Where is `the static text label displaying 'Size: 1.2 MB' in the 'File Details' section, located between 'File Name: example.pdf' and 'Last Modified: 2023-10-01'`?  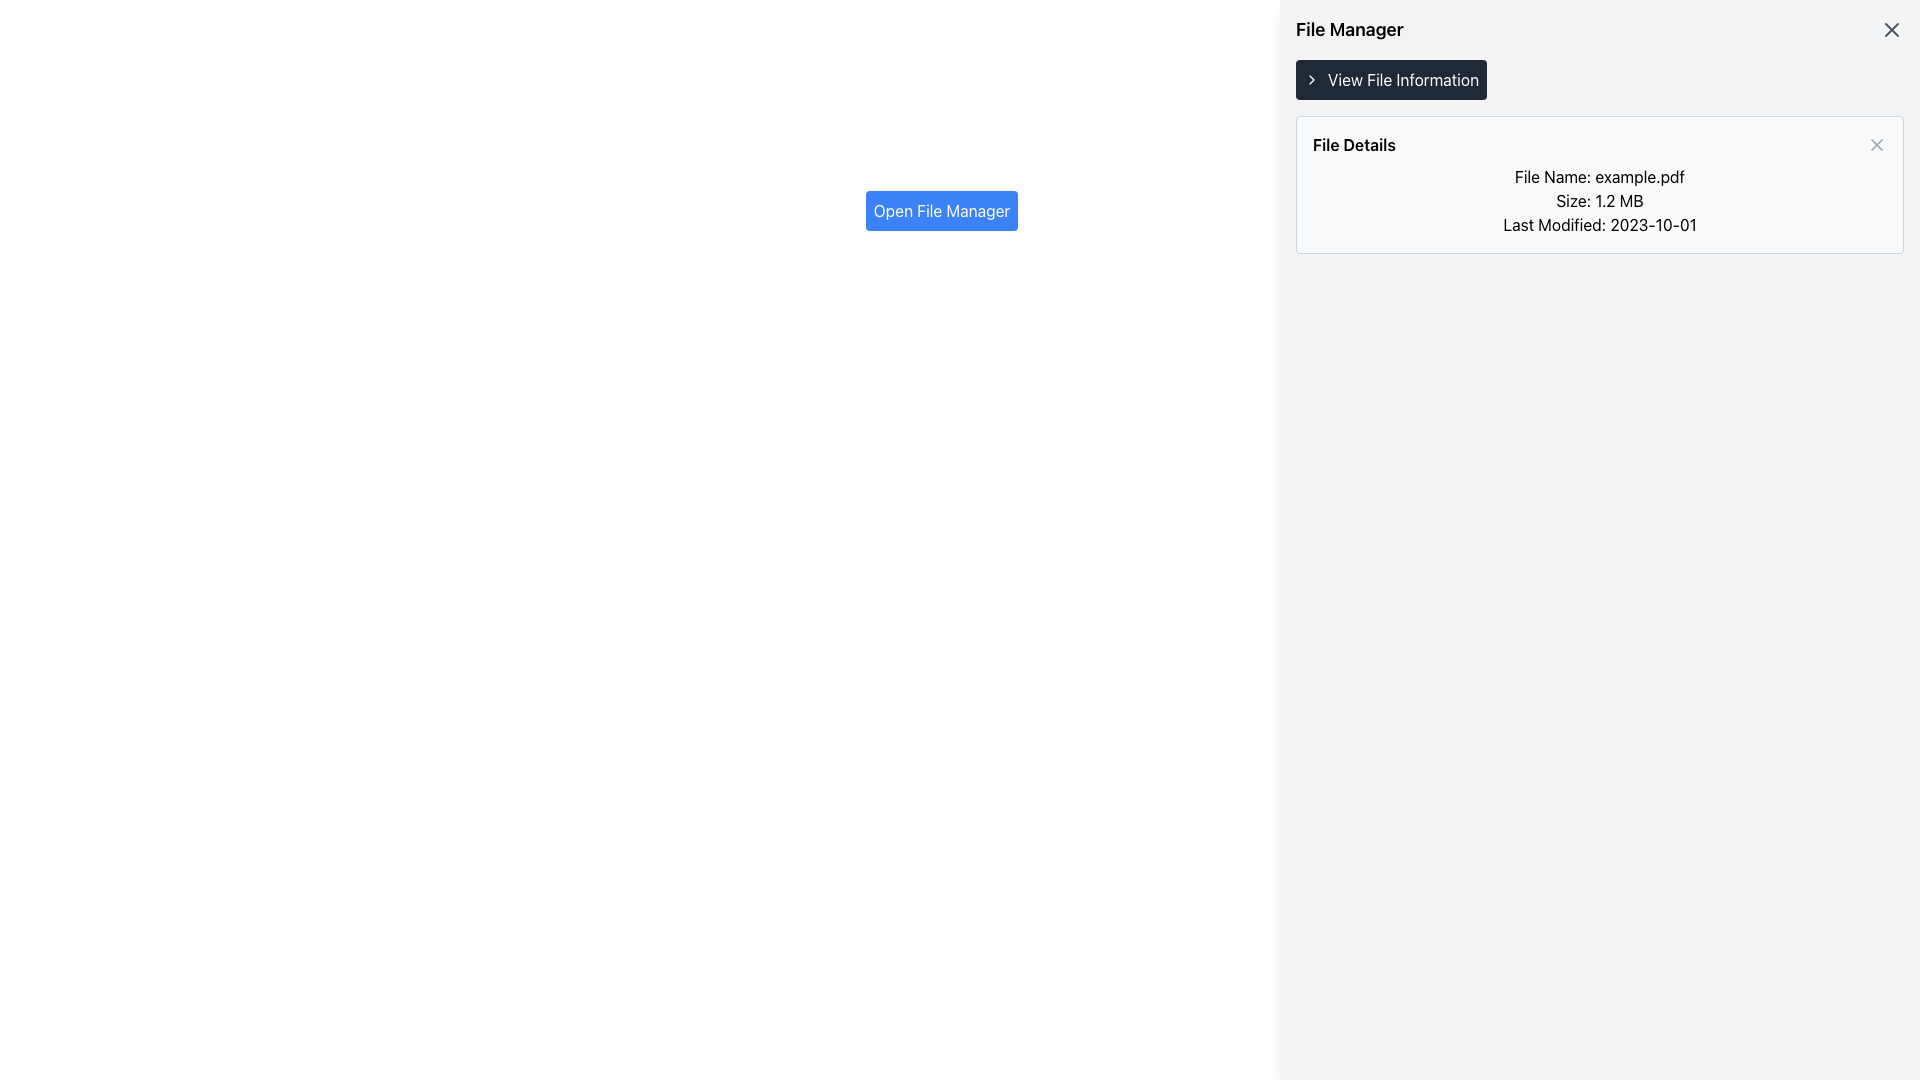
the static text label displaying 'Size: 1.2 MB' in the 'File Details' section, located between 'File Name: example.pdf' and 'Last Modified: 2023-10-01' is located at coordinates (1598, 200).